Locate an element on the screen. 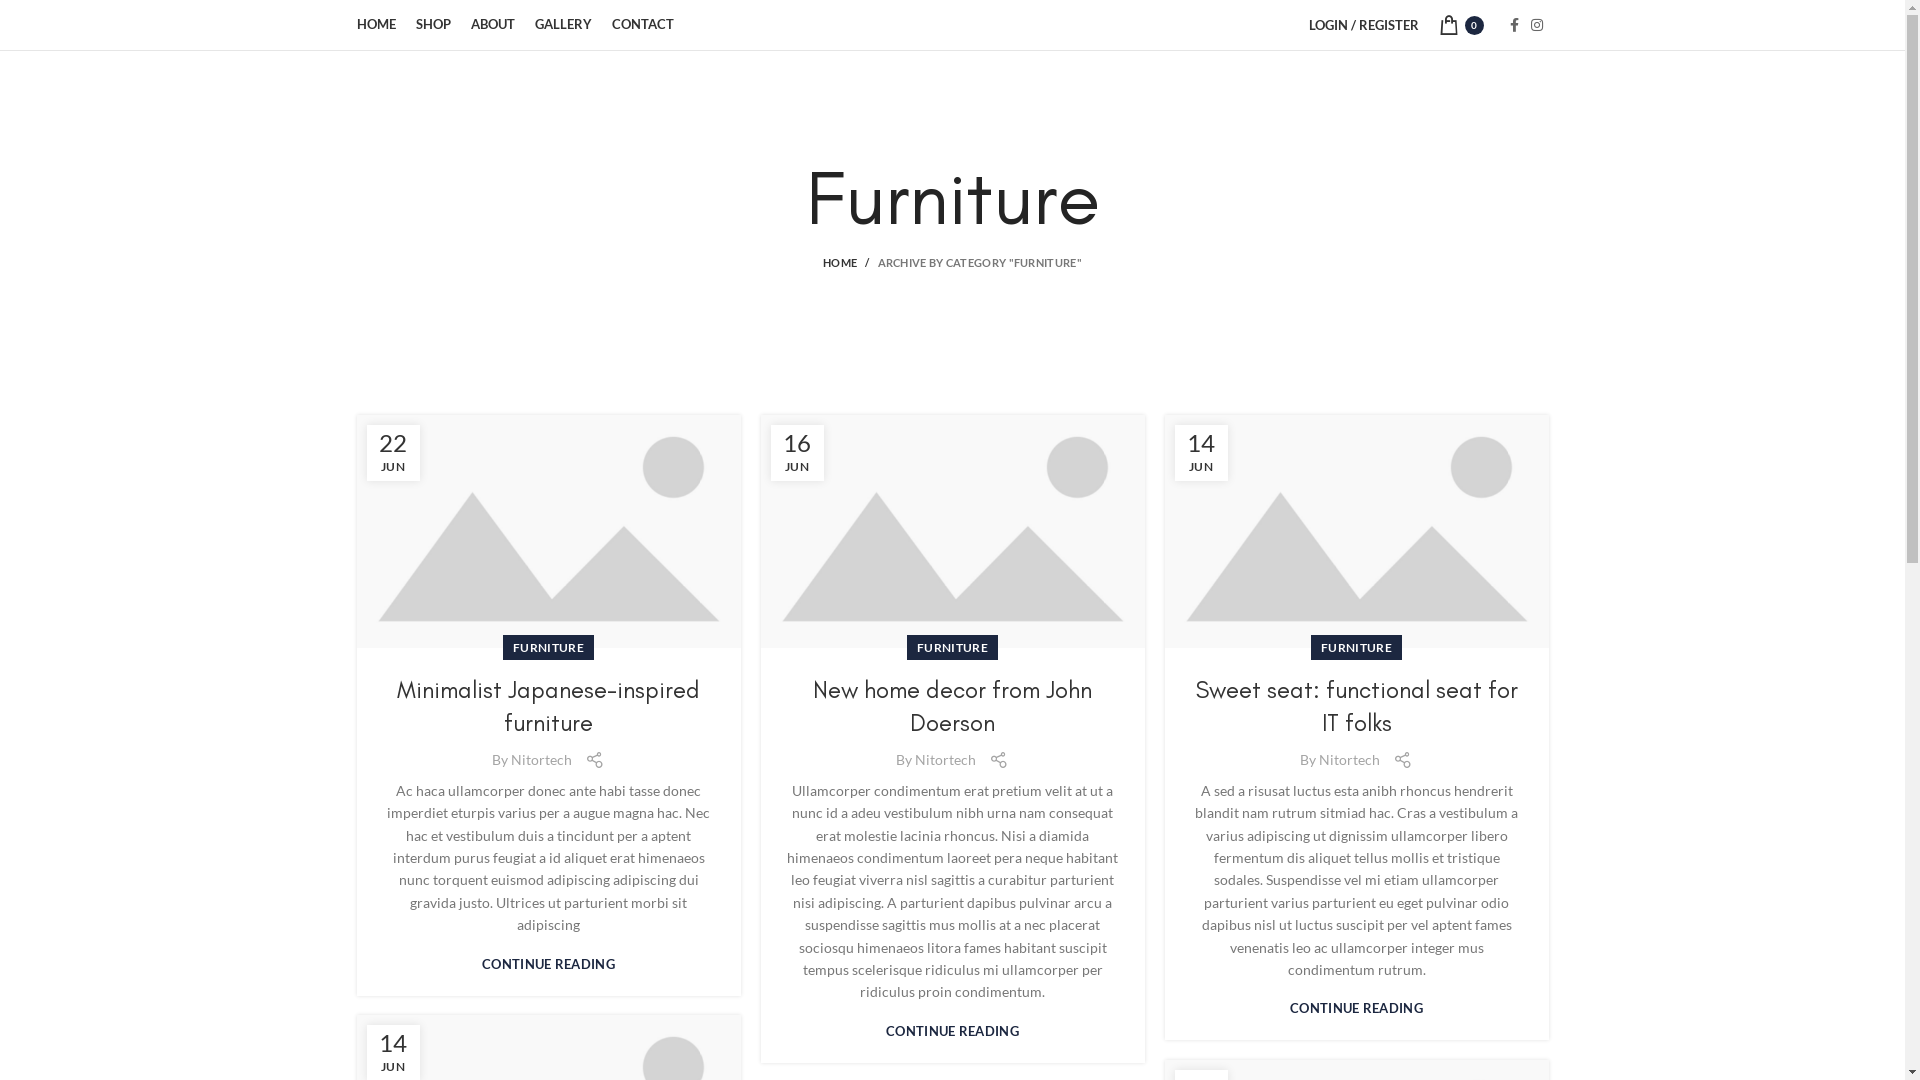 This screenshot has height=1080, width=1920. 'LOGIN / REGISTER' is located at coordinates (1297, 24).